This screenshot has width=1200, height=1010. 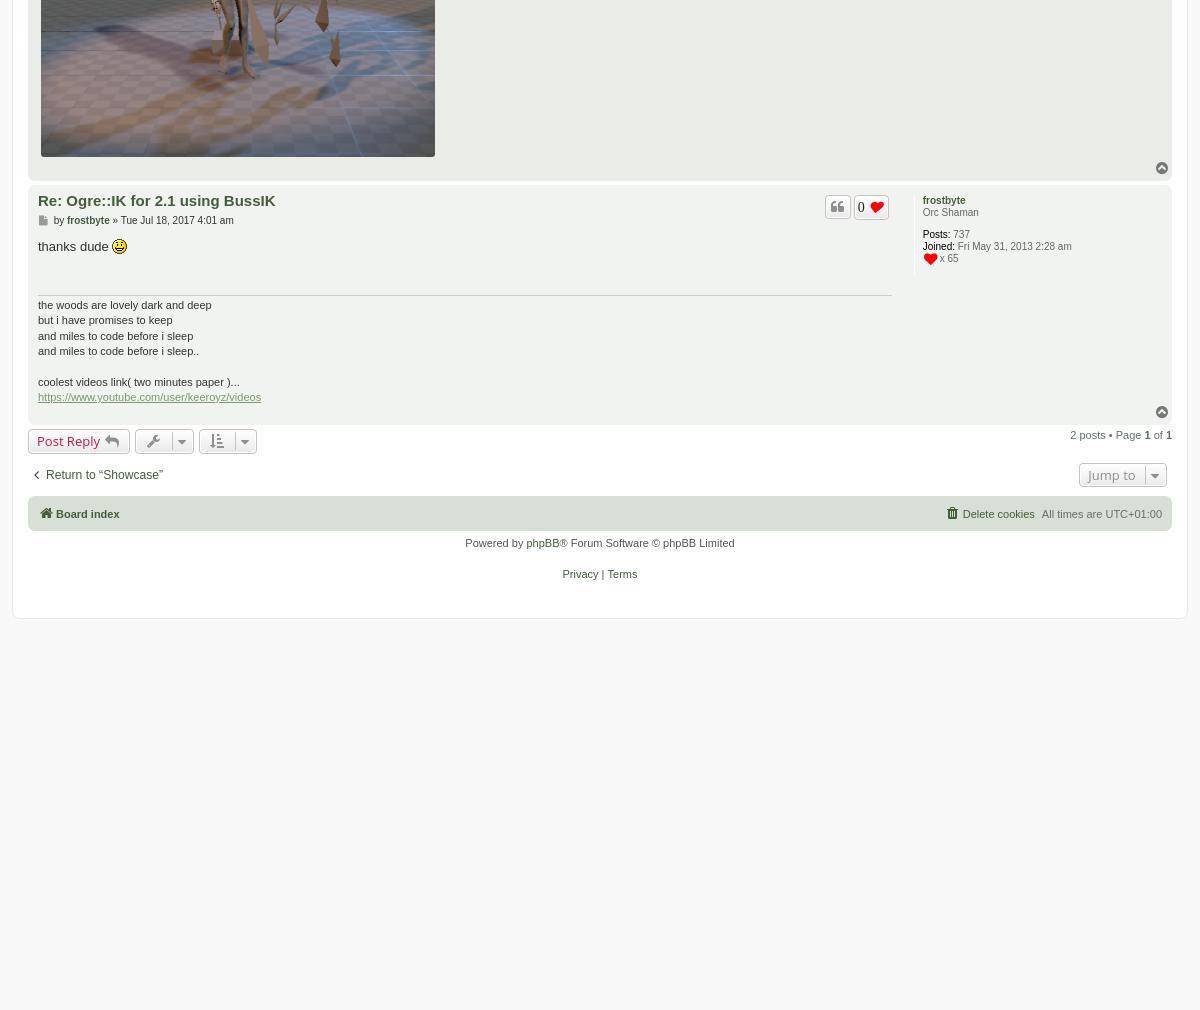 What do you see at coordinates (606, 571) in the screenshot?
I see `'Terms'` at bounding box center [606, 571].